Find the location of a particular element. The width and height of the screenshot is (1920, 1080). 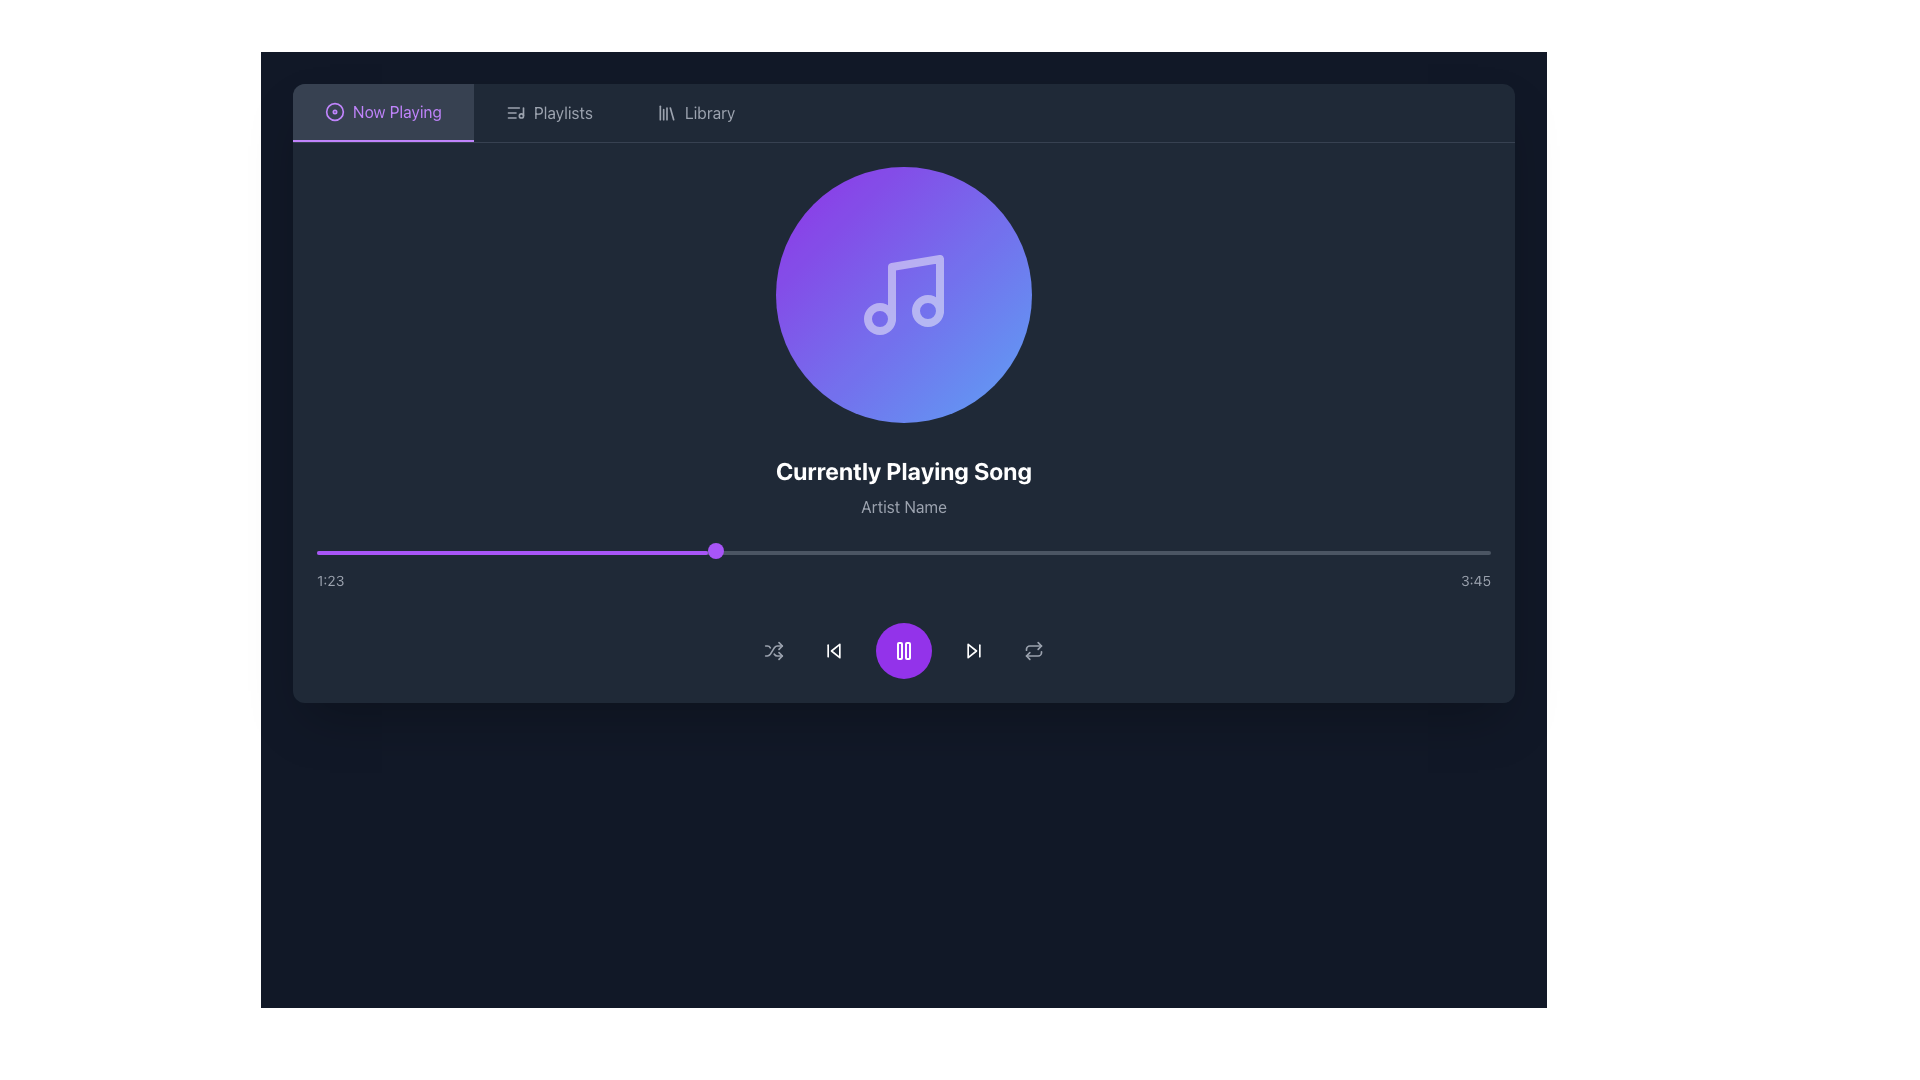

the playback position is located at coordinates (802, 552).